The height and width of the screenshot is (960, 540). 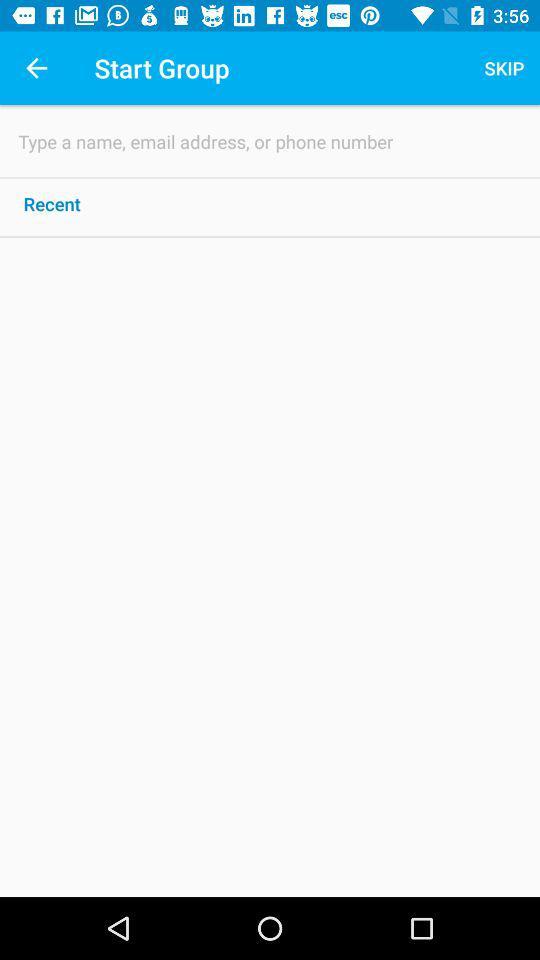 What do you see at coordinates (270, 140) in the screenshot?
I see `icon above recent` at bounding box center [270, 140].